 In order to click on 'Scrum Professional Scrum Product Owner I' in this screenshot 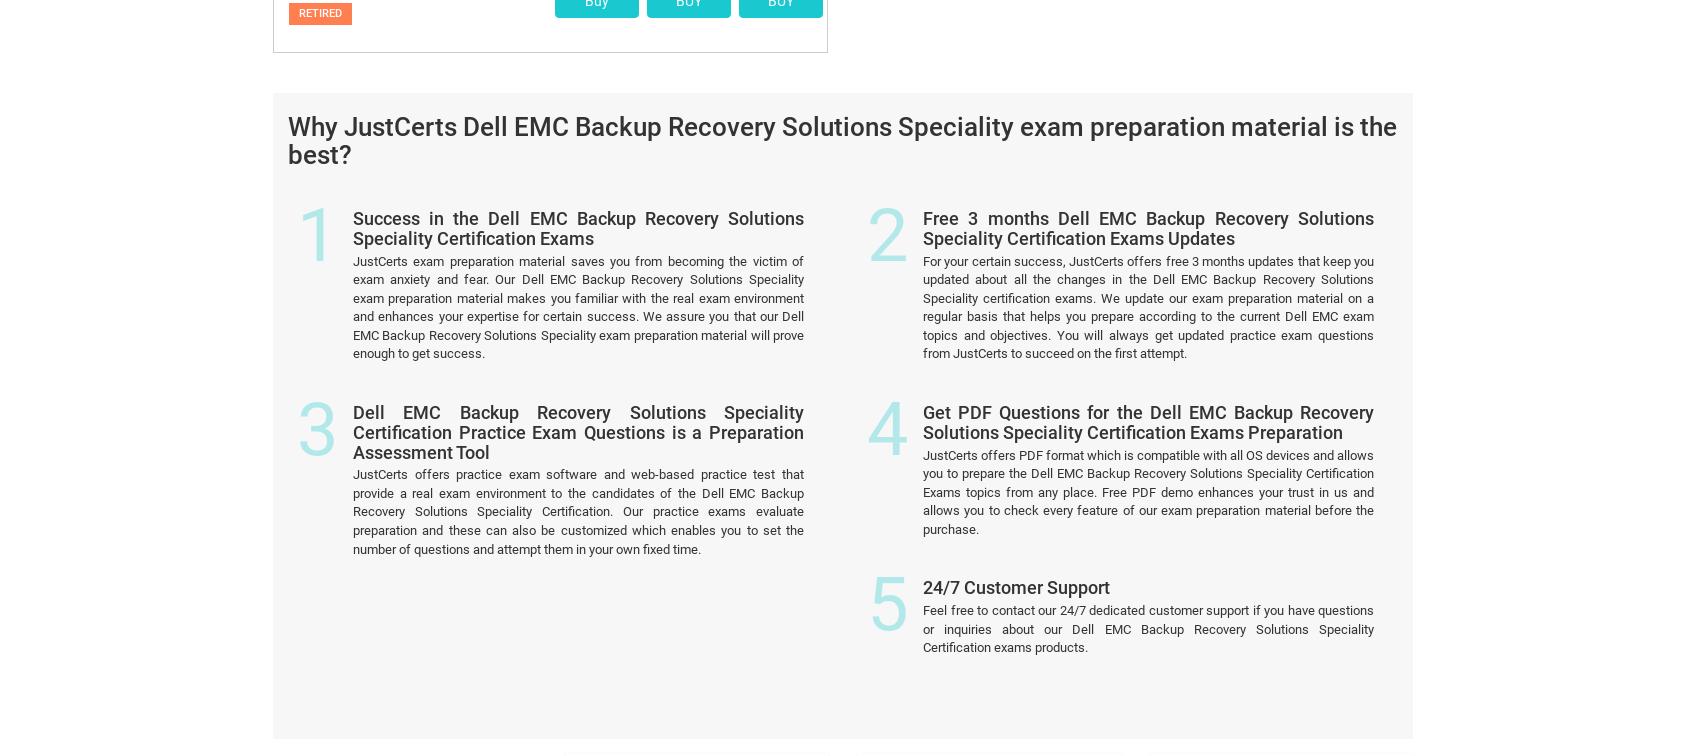, I will do `click(691, 566)`.